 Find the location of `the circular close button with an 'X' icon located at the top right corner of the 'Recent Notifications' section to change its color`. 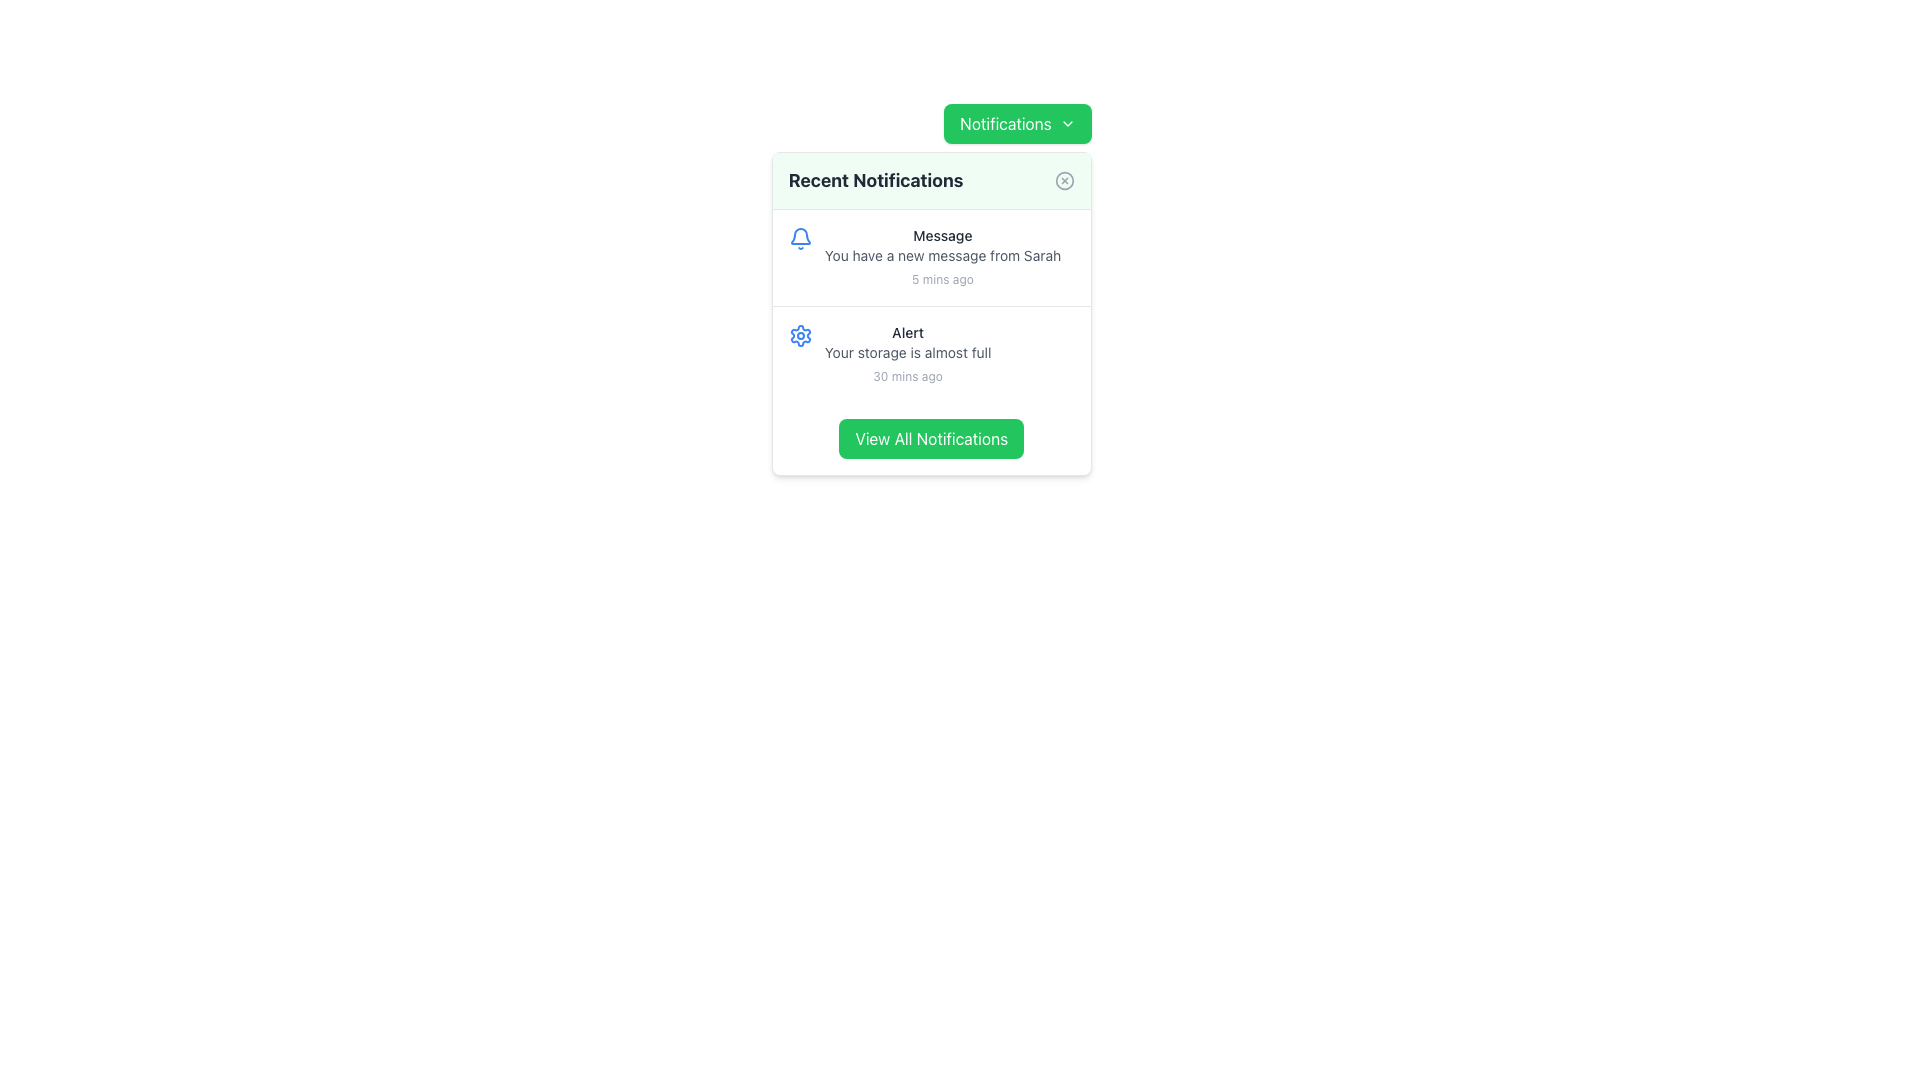

the circular close button with an 'X' icon located at the top right corner of the 'Recent Notifications' section to change its color is located at coordinates (1063, 181).